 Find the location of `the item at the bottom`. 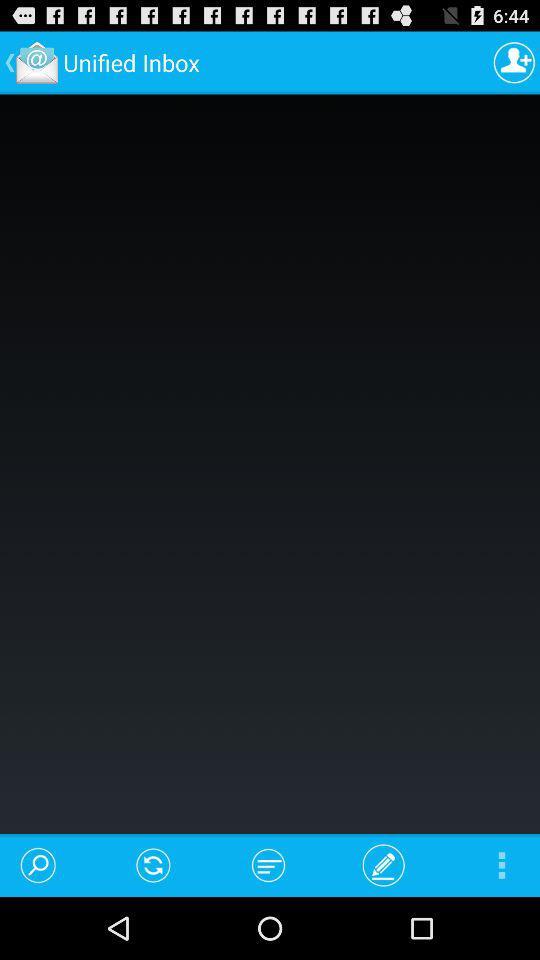

the item at the bottom is located at coordinates (268, 864).